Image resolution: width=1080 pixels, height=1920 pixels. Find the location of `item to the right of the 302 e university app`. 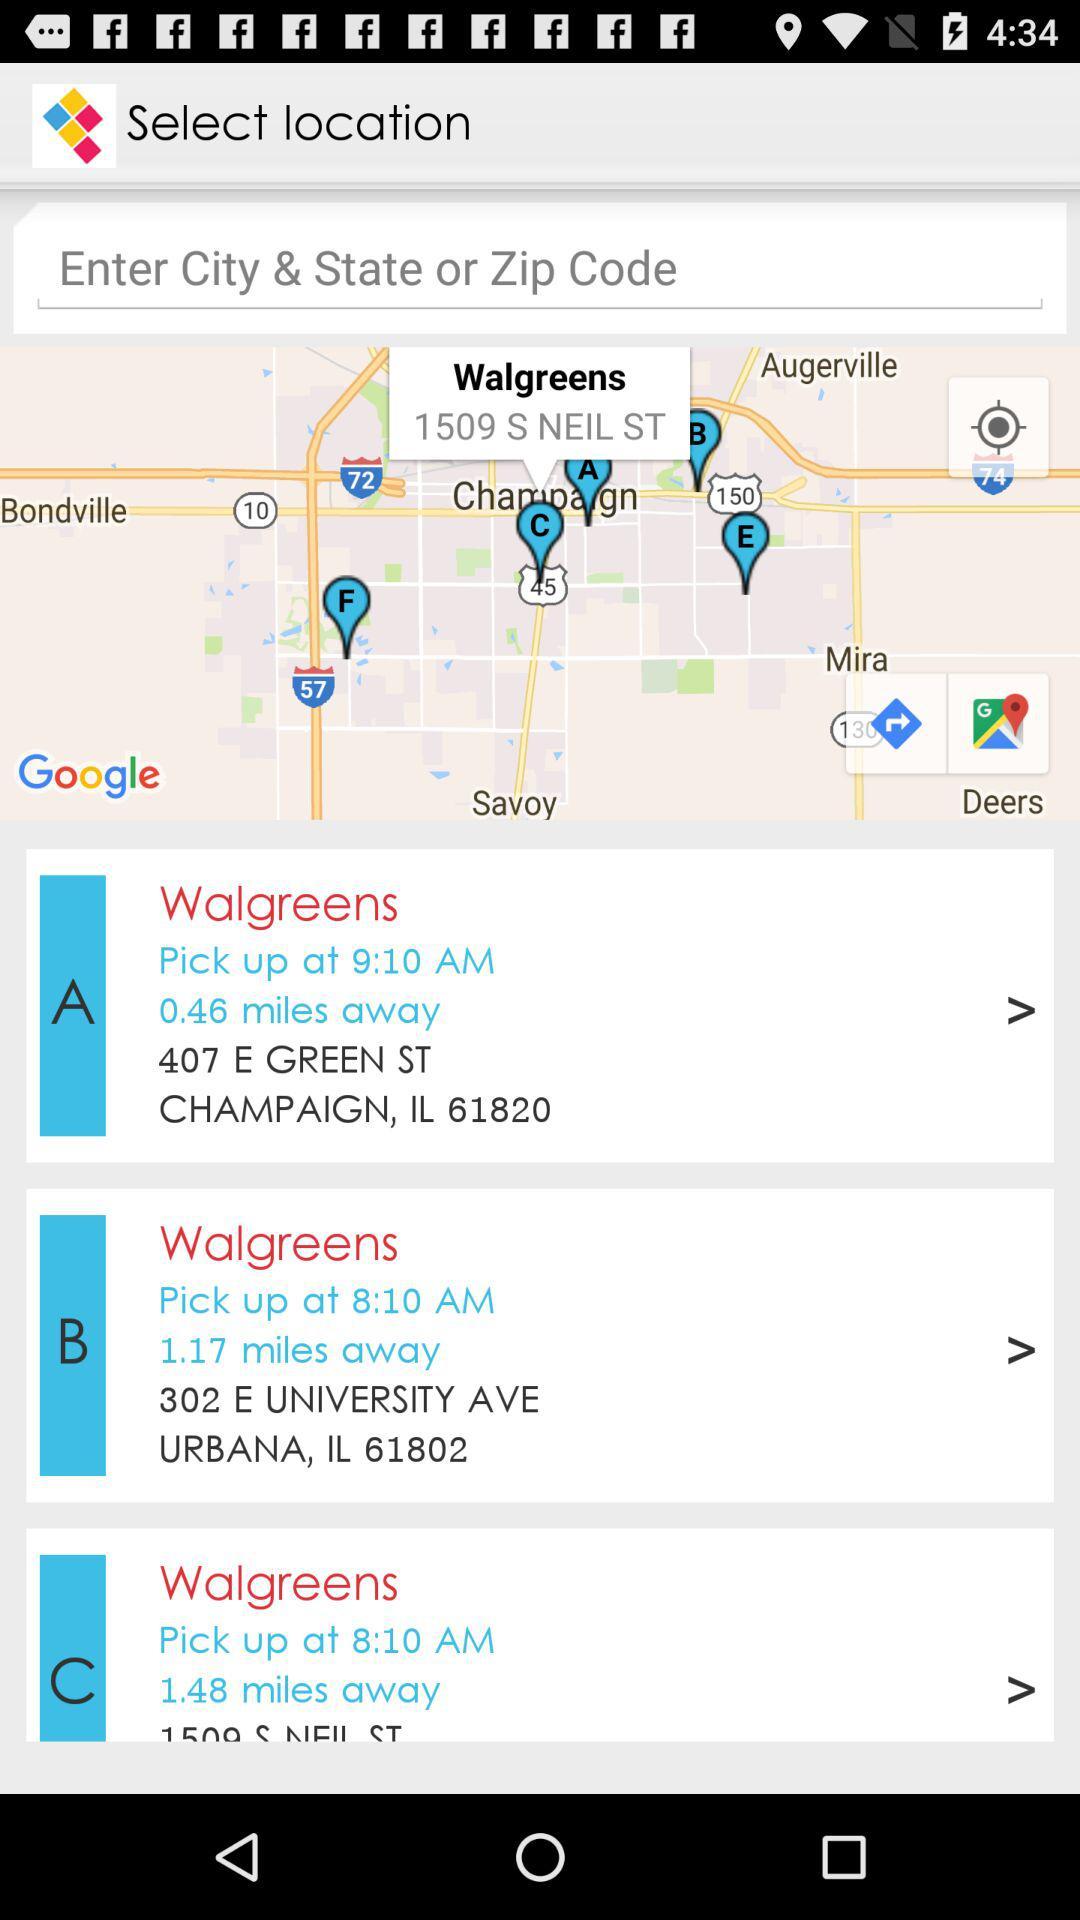

item to the right of the 302 e university app is located at coordinates (1020, 1345).